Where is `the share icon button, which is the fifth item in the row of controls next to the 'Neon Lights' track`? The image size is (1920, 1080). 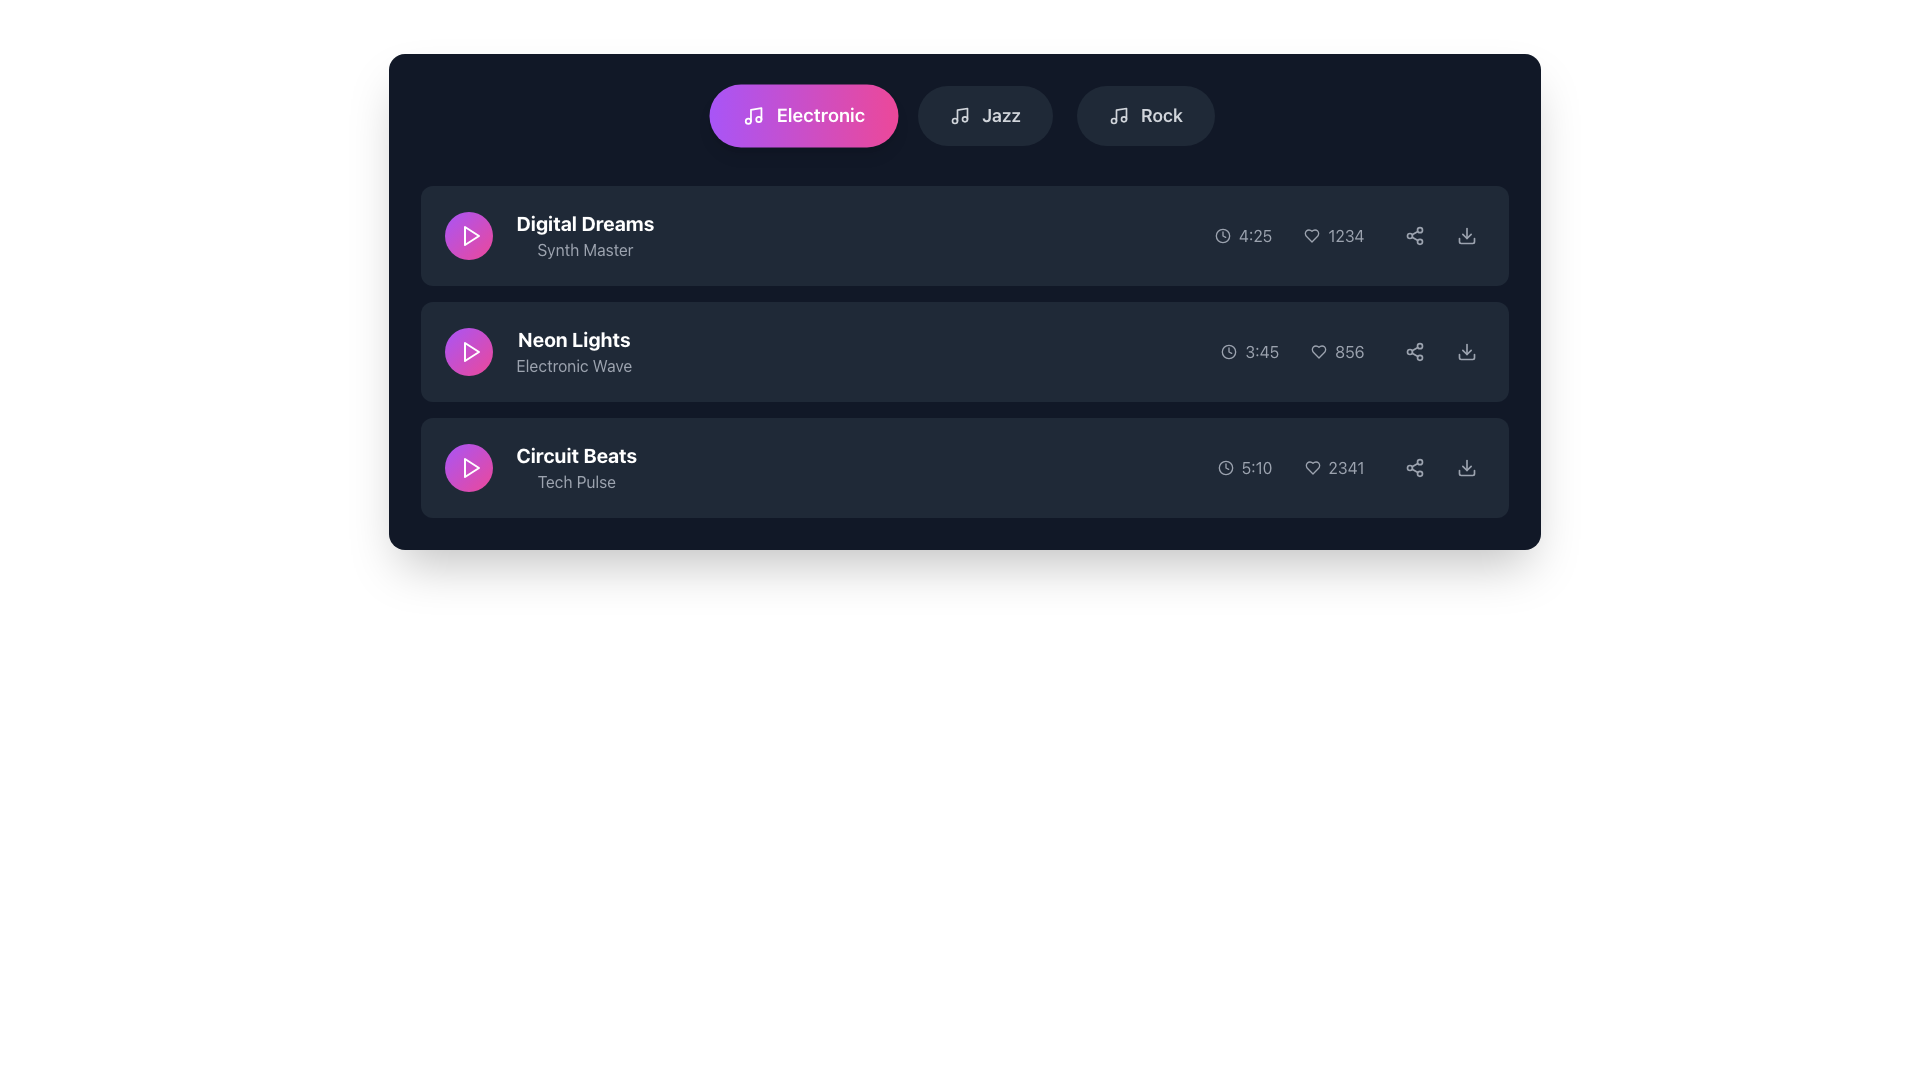 the share icon button, which is the fifth item in the row of controls next to the 'Neon Lights' track is located at coordinates (1413, 350).